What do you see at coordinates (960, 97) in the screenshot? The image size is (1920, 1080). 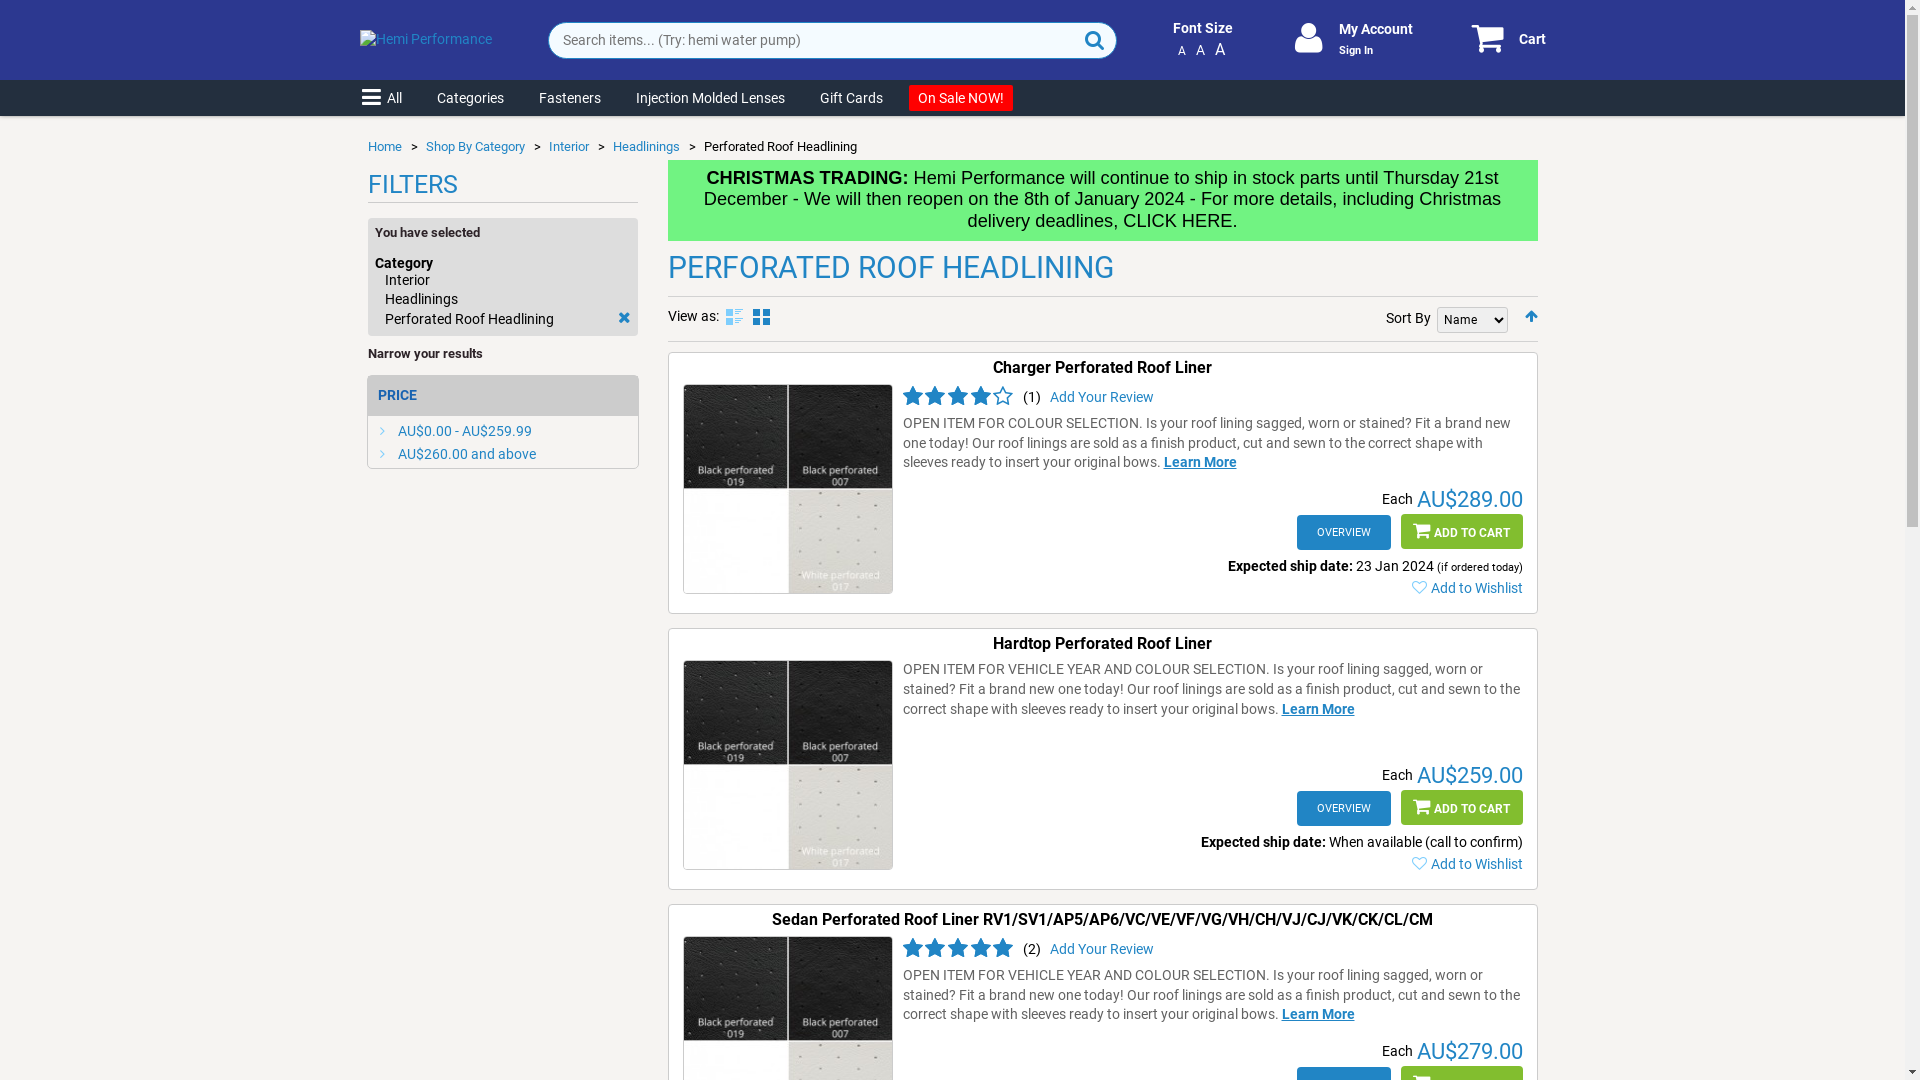 I see `'On Sale'` at bounding box center [960, 97].